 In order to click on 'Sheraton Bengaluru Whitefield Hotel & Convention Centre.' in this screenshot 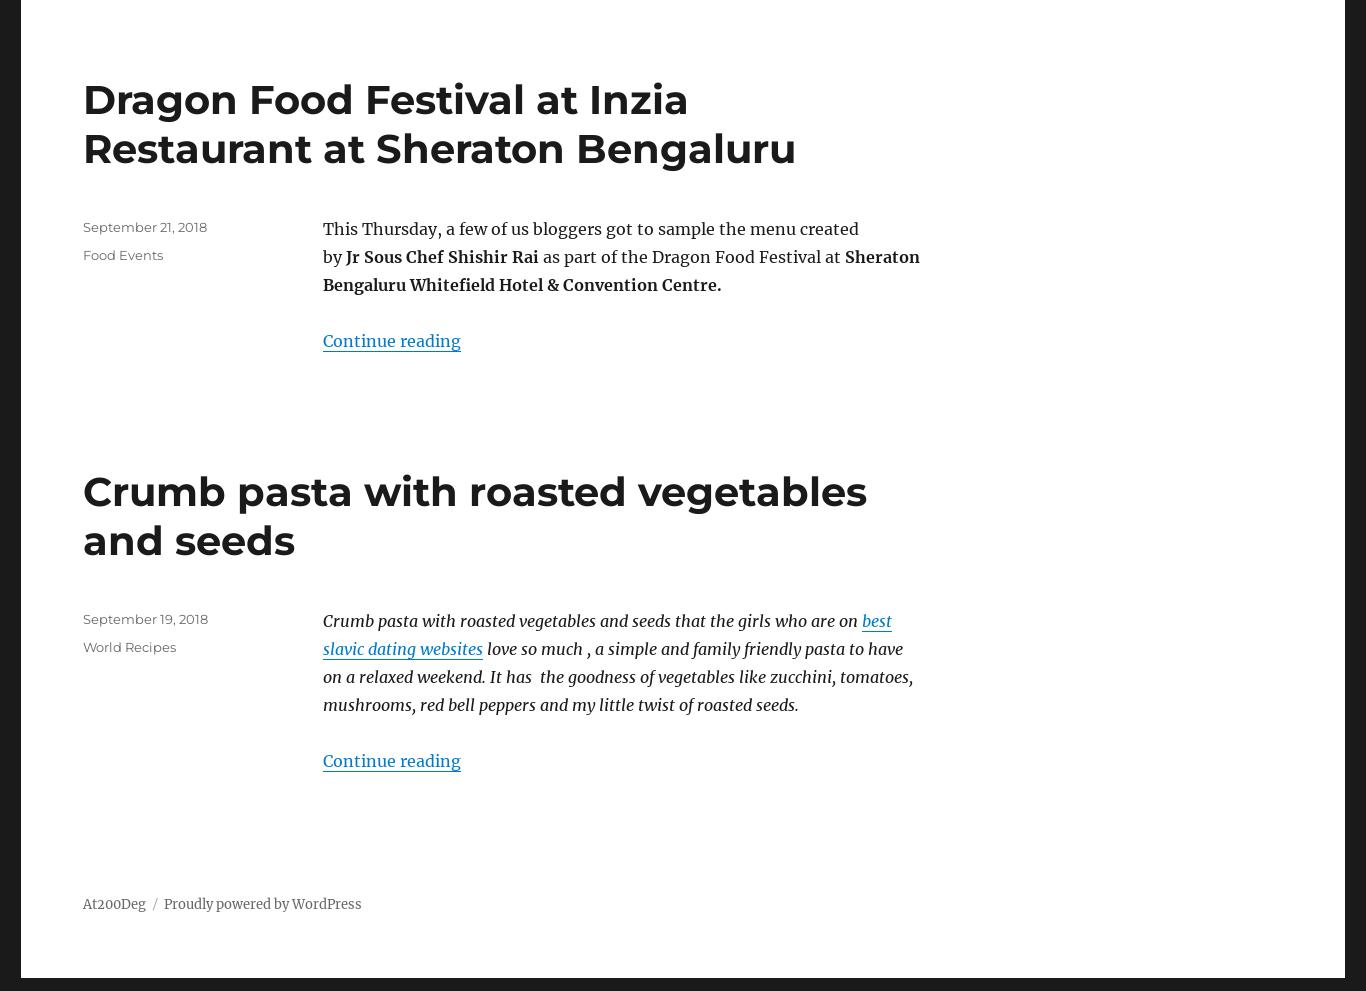, I will do `click(620, 270)`.